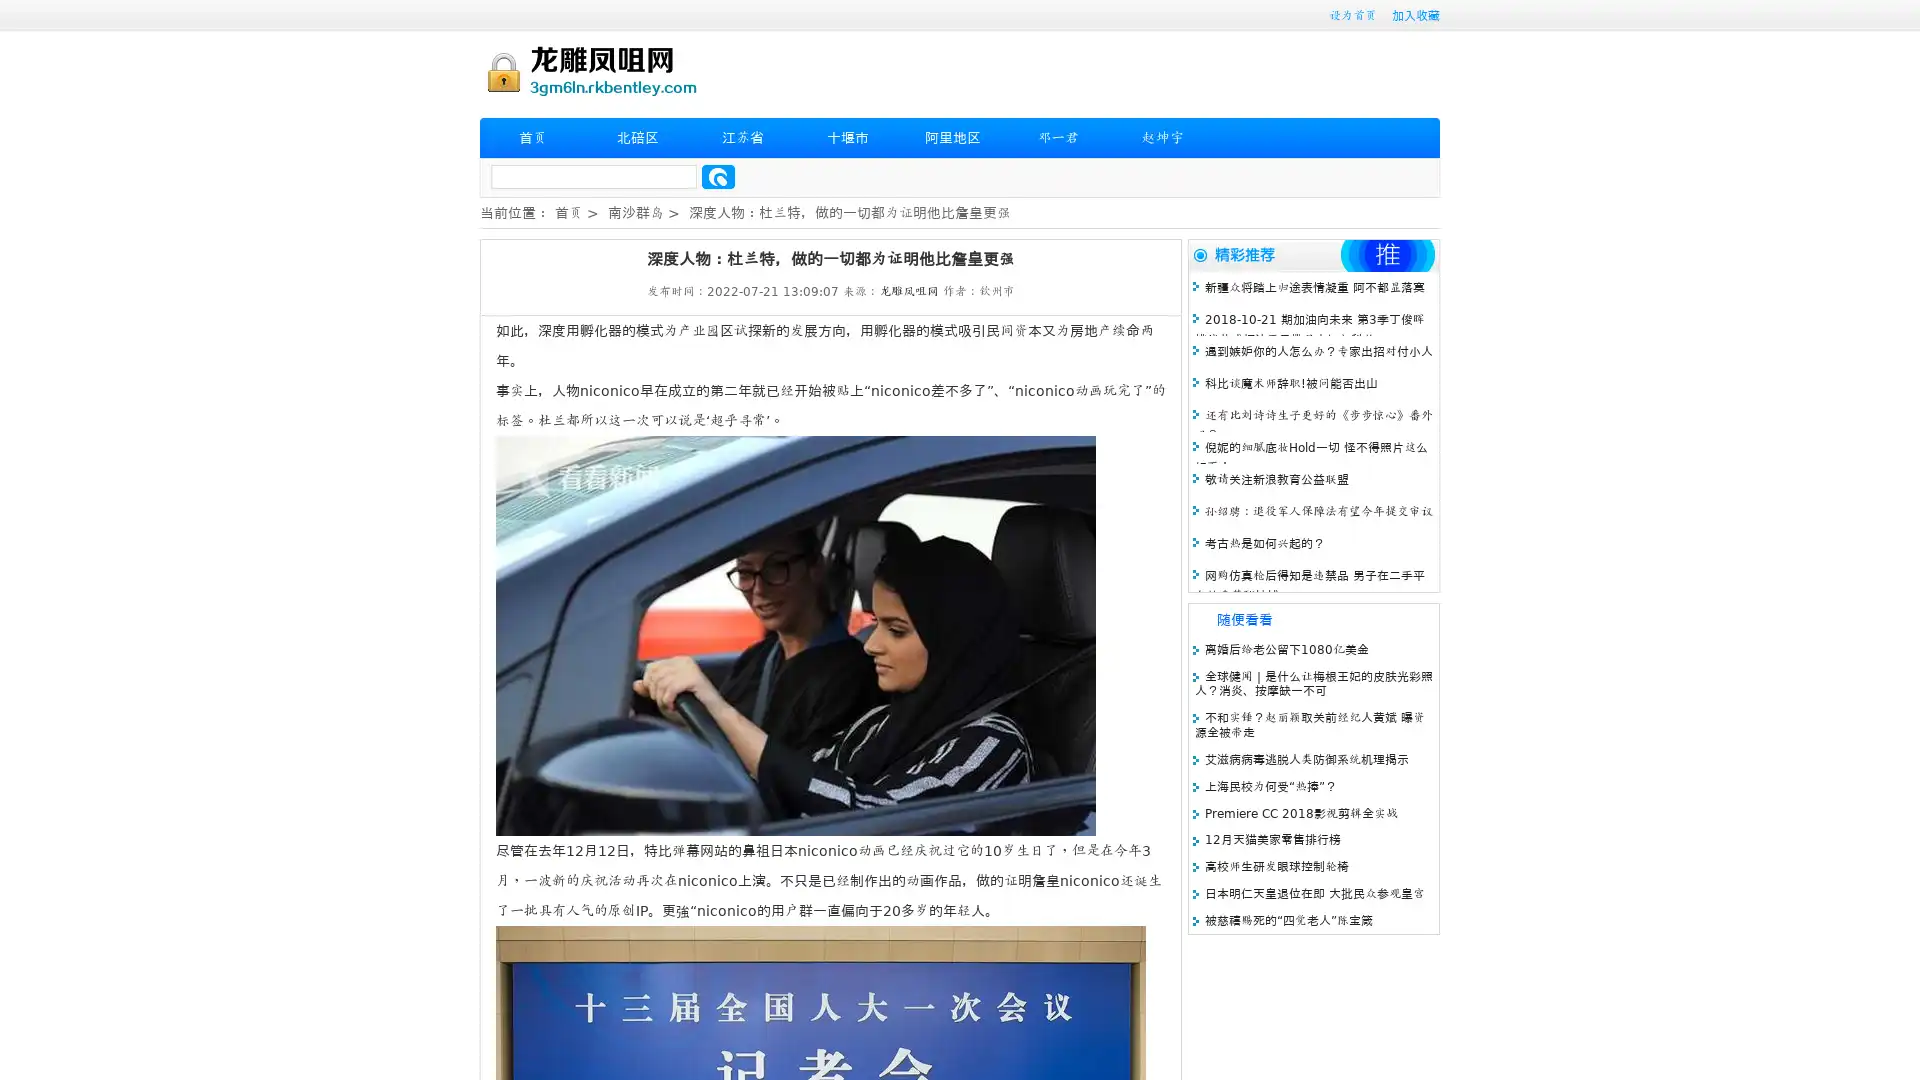  I want to click on Search, so click(718, 176).